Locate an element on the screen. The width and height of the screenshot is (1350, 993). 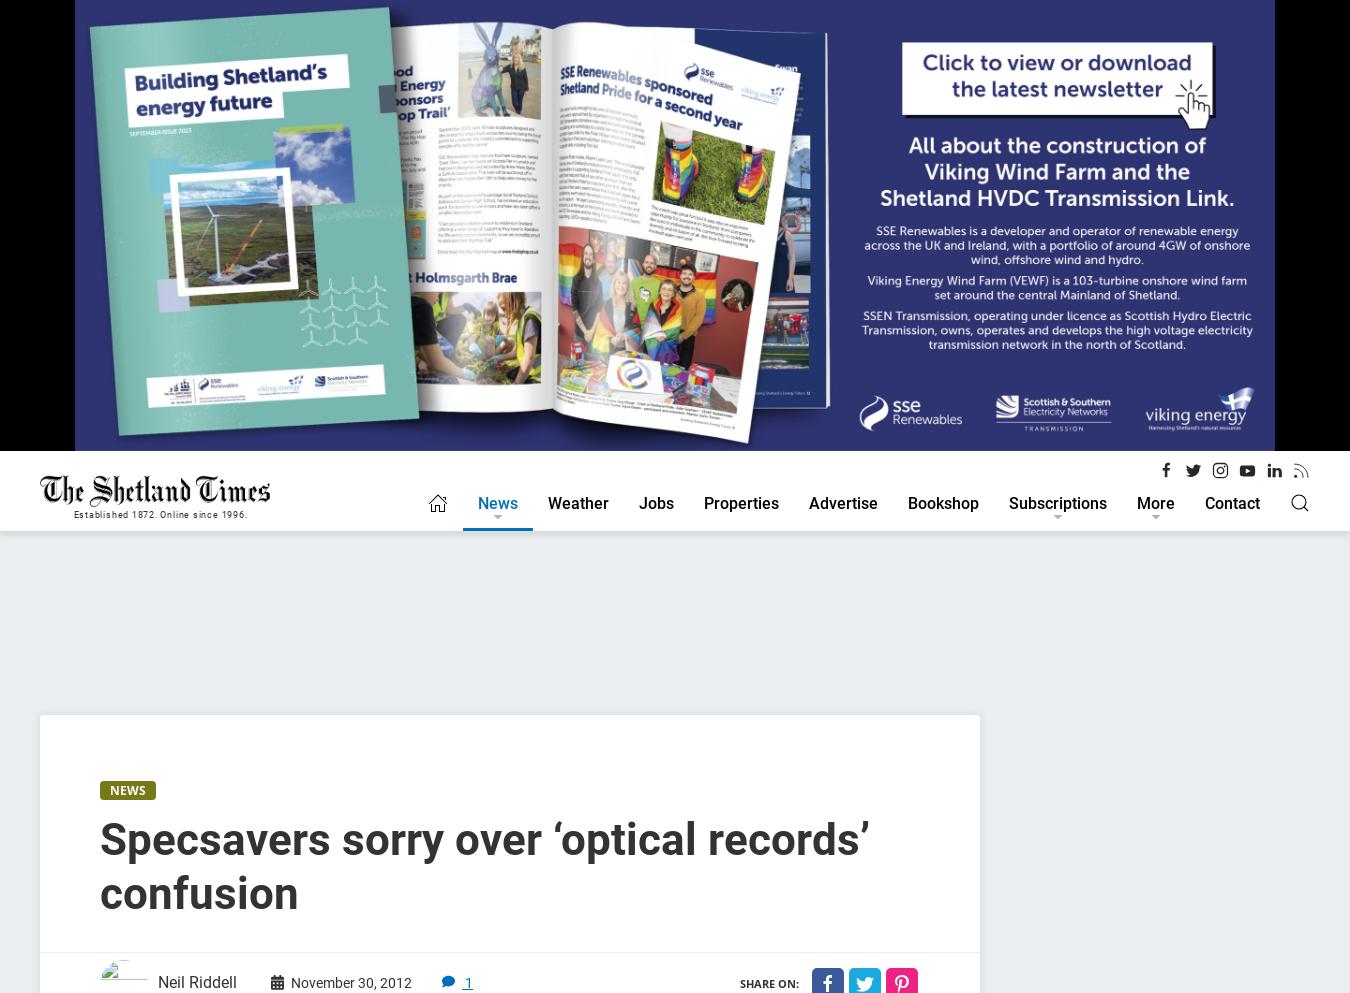
'More' is located at coordinates (1155, 502).